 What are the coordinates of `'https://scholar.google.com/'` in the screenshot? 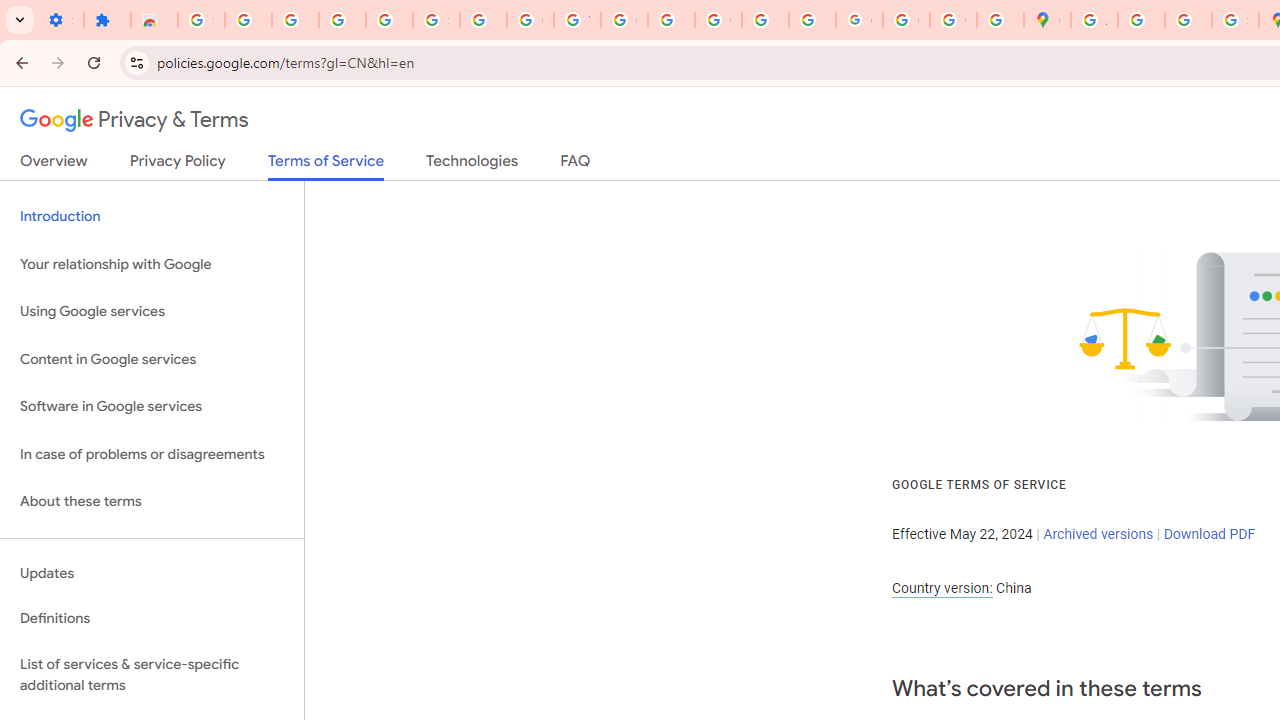 It's located at (671, 20).